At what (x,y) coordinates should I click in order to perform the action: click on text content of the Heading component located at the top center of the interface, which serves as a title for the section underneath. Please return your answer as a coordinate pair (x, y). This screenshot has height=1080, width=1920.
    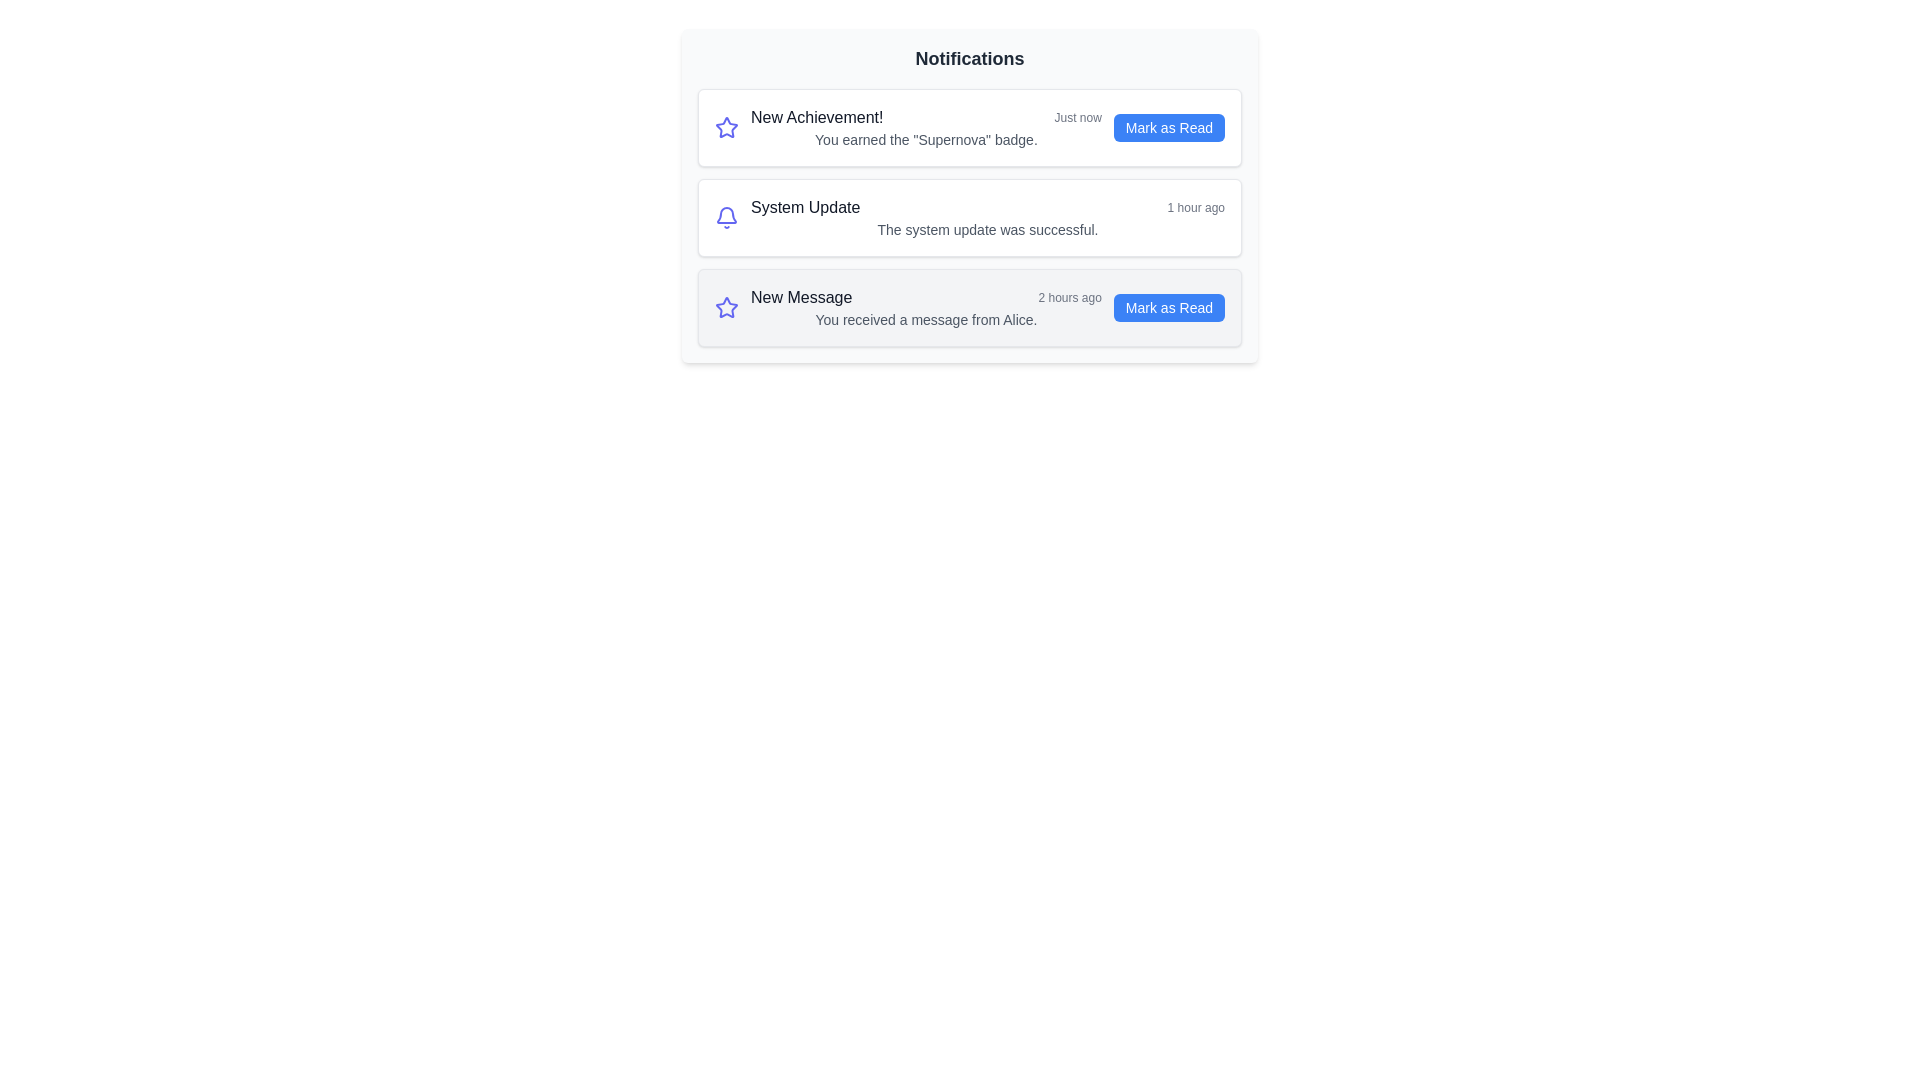
    Looking at the image, I should click on (969, 57).